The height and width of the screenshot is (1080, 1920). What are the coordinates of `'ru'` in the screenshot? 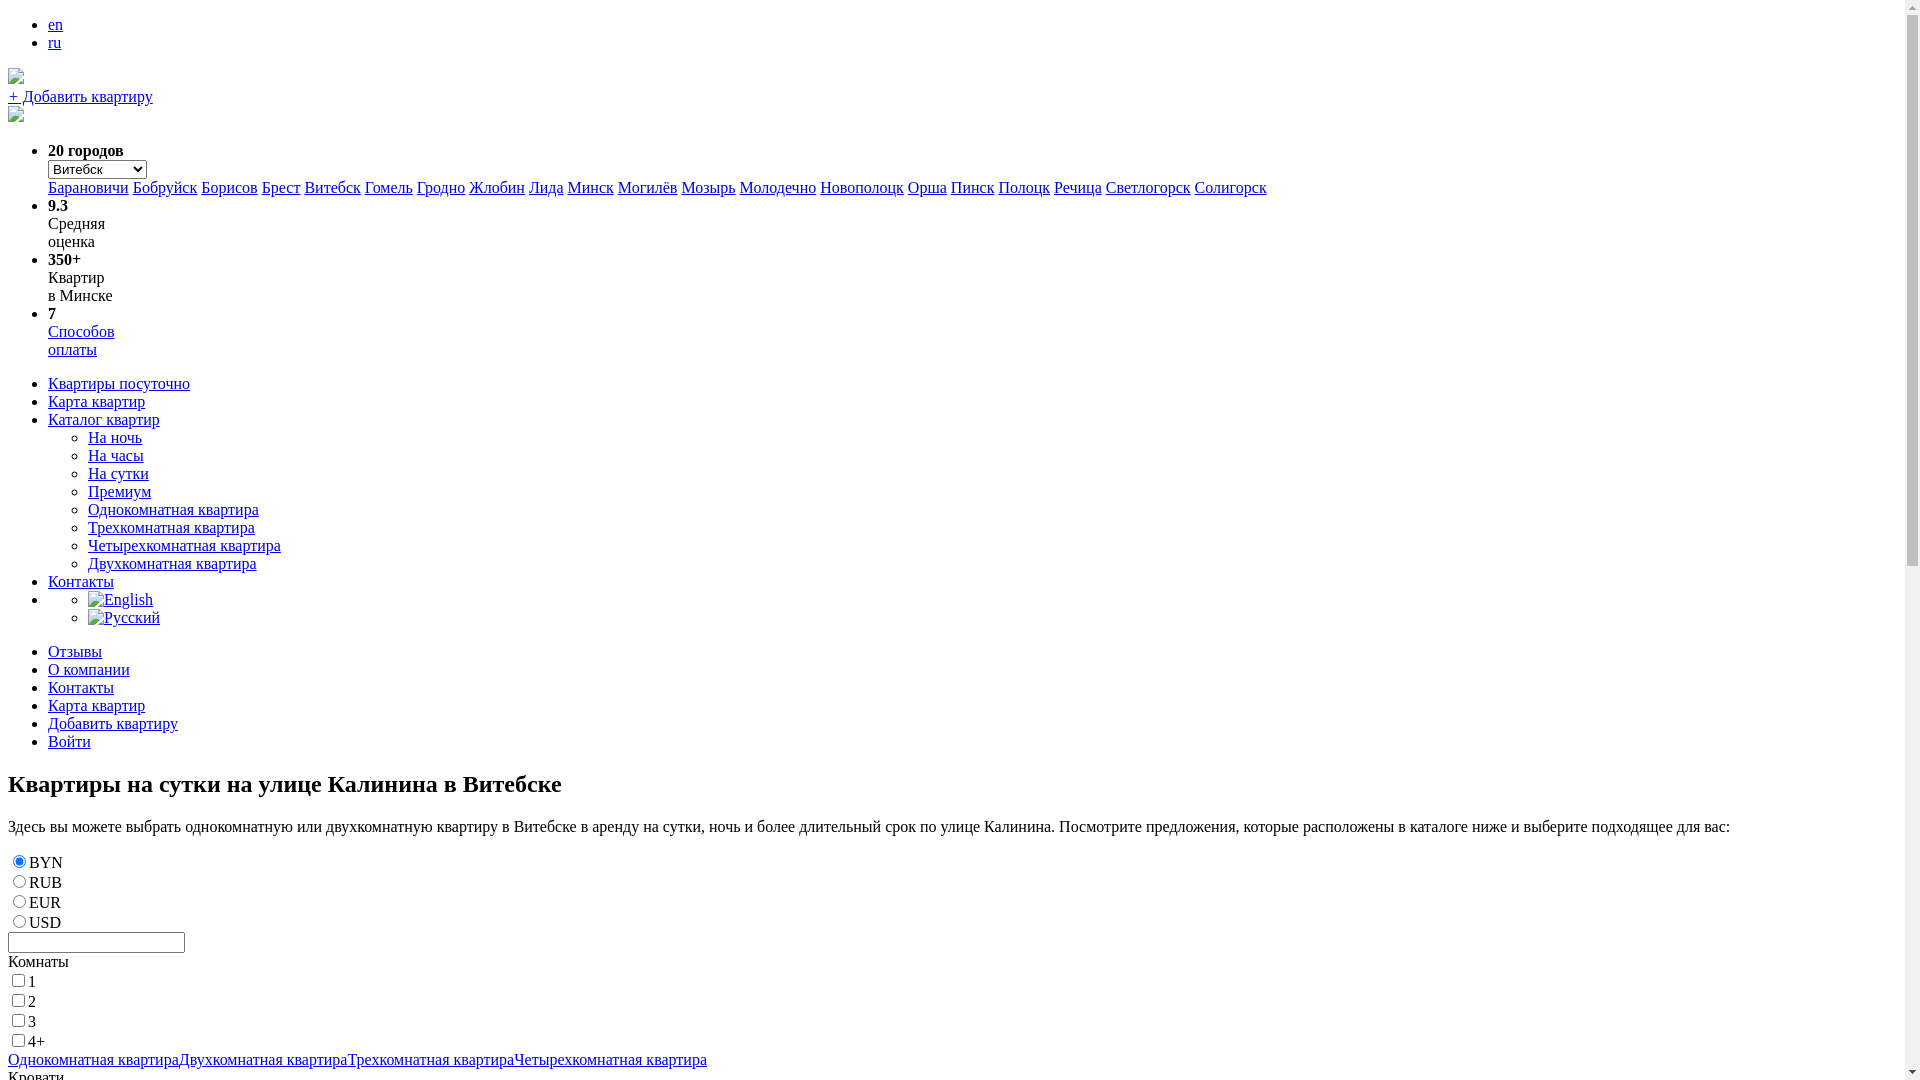 It's located at (54, 42).